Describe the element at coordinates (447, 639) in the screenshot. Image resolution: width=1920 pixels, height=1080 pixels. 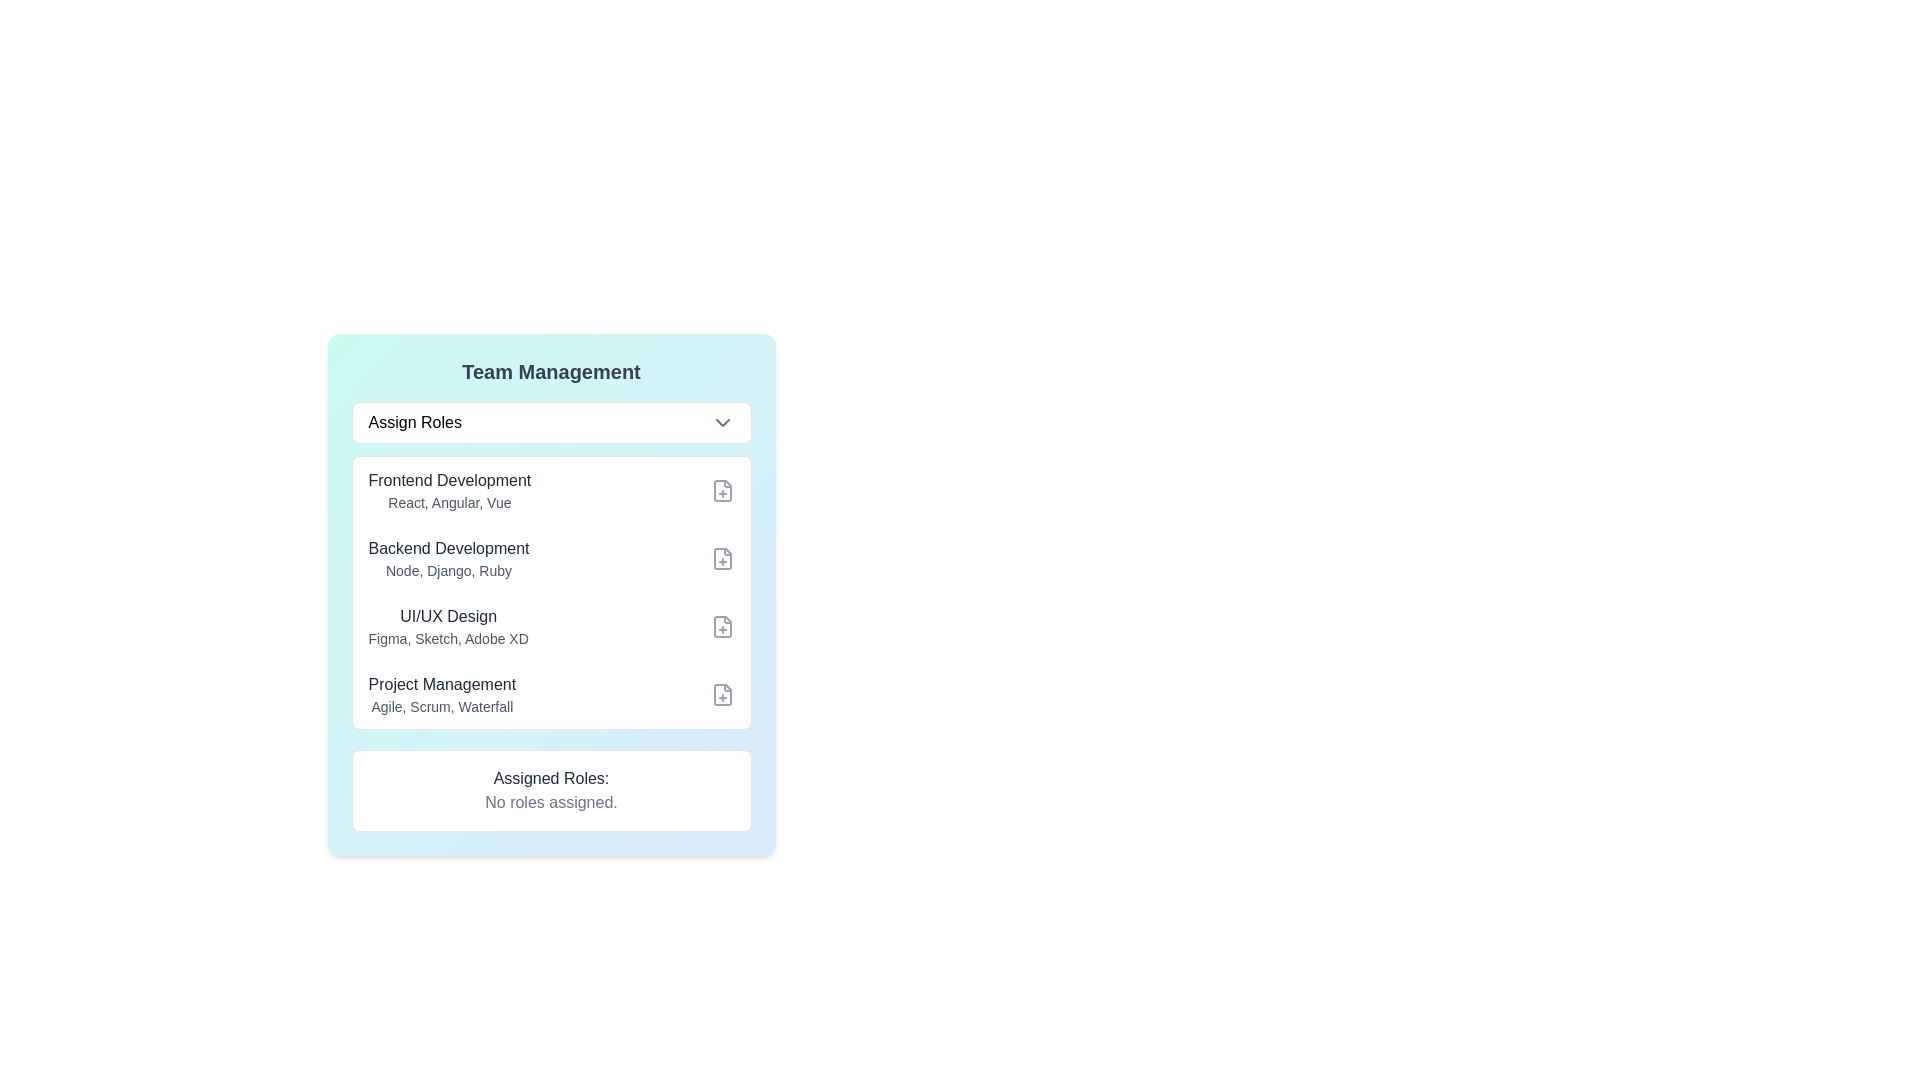
I see `the static text element that describes software tools associated with the 'UI/UX Design' category, located directly below 'UI/UX Design' in the Team Management section` at that location.